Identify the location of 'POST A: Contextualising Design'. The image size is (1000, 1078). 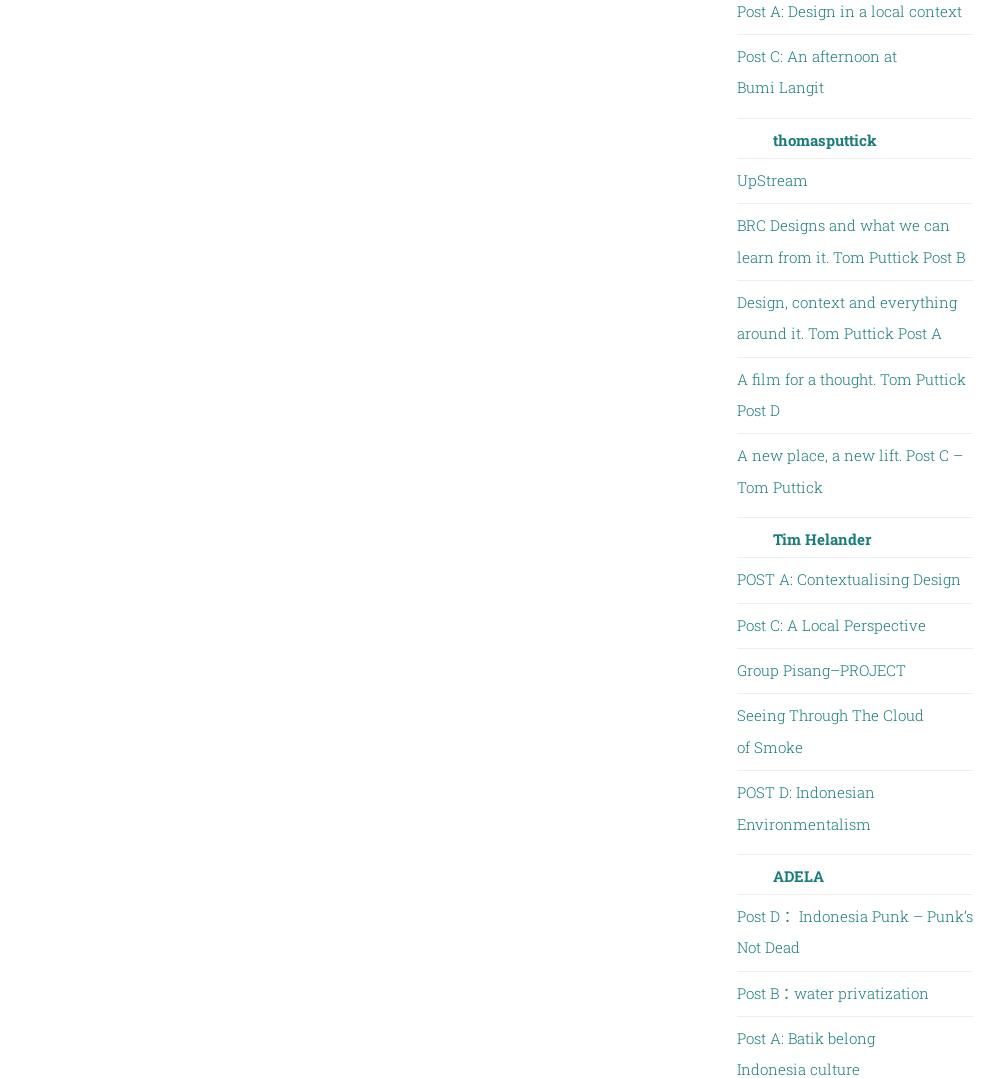
(847, 578).